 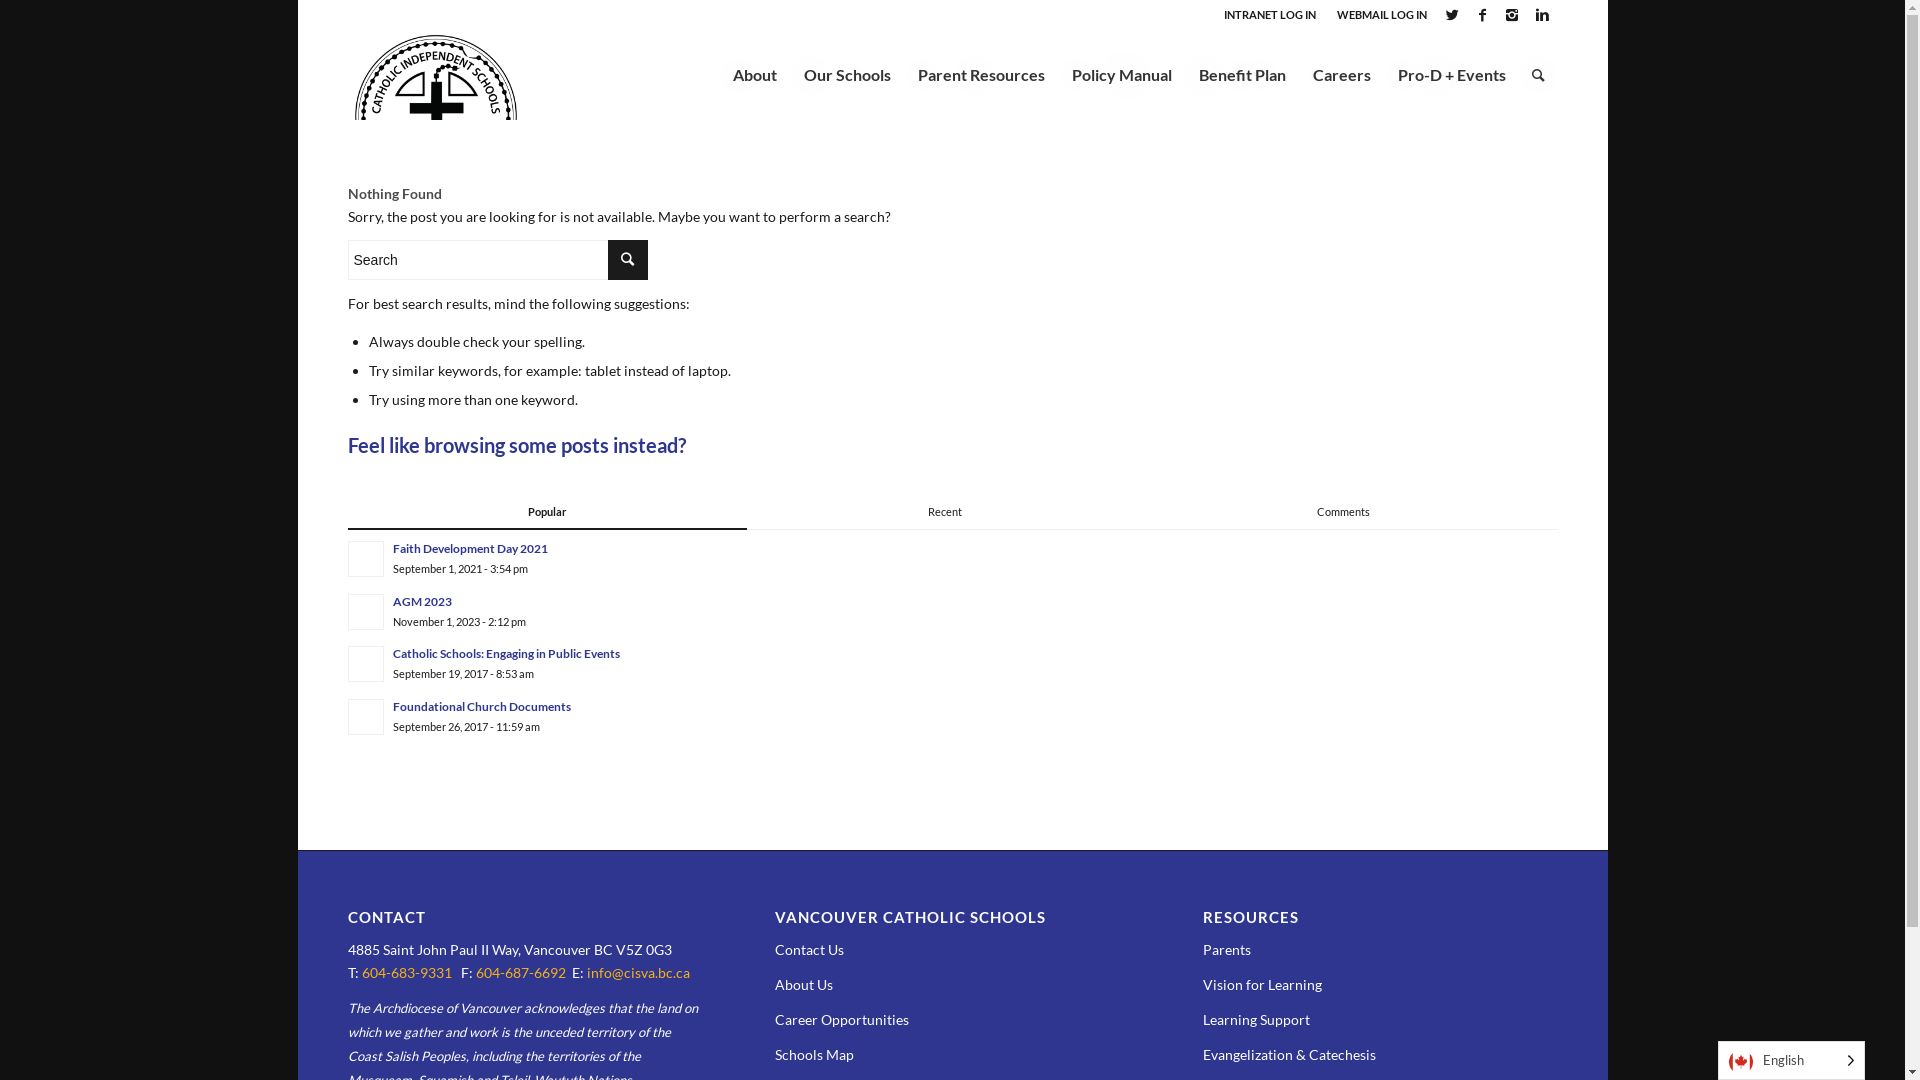 I want to click on 'Home', so click(x=347, y=120).